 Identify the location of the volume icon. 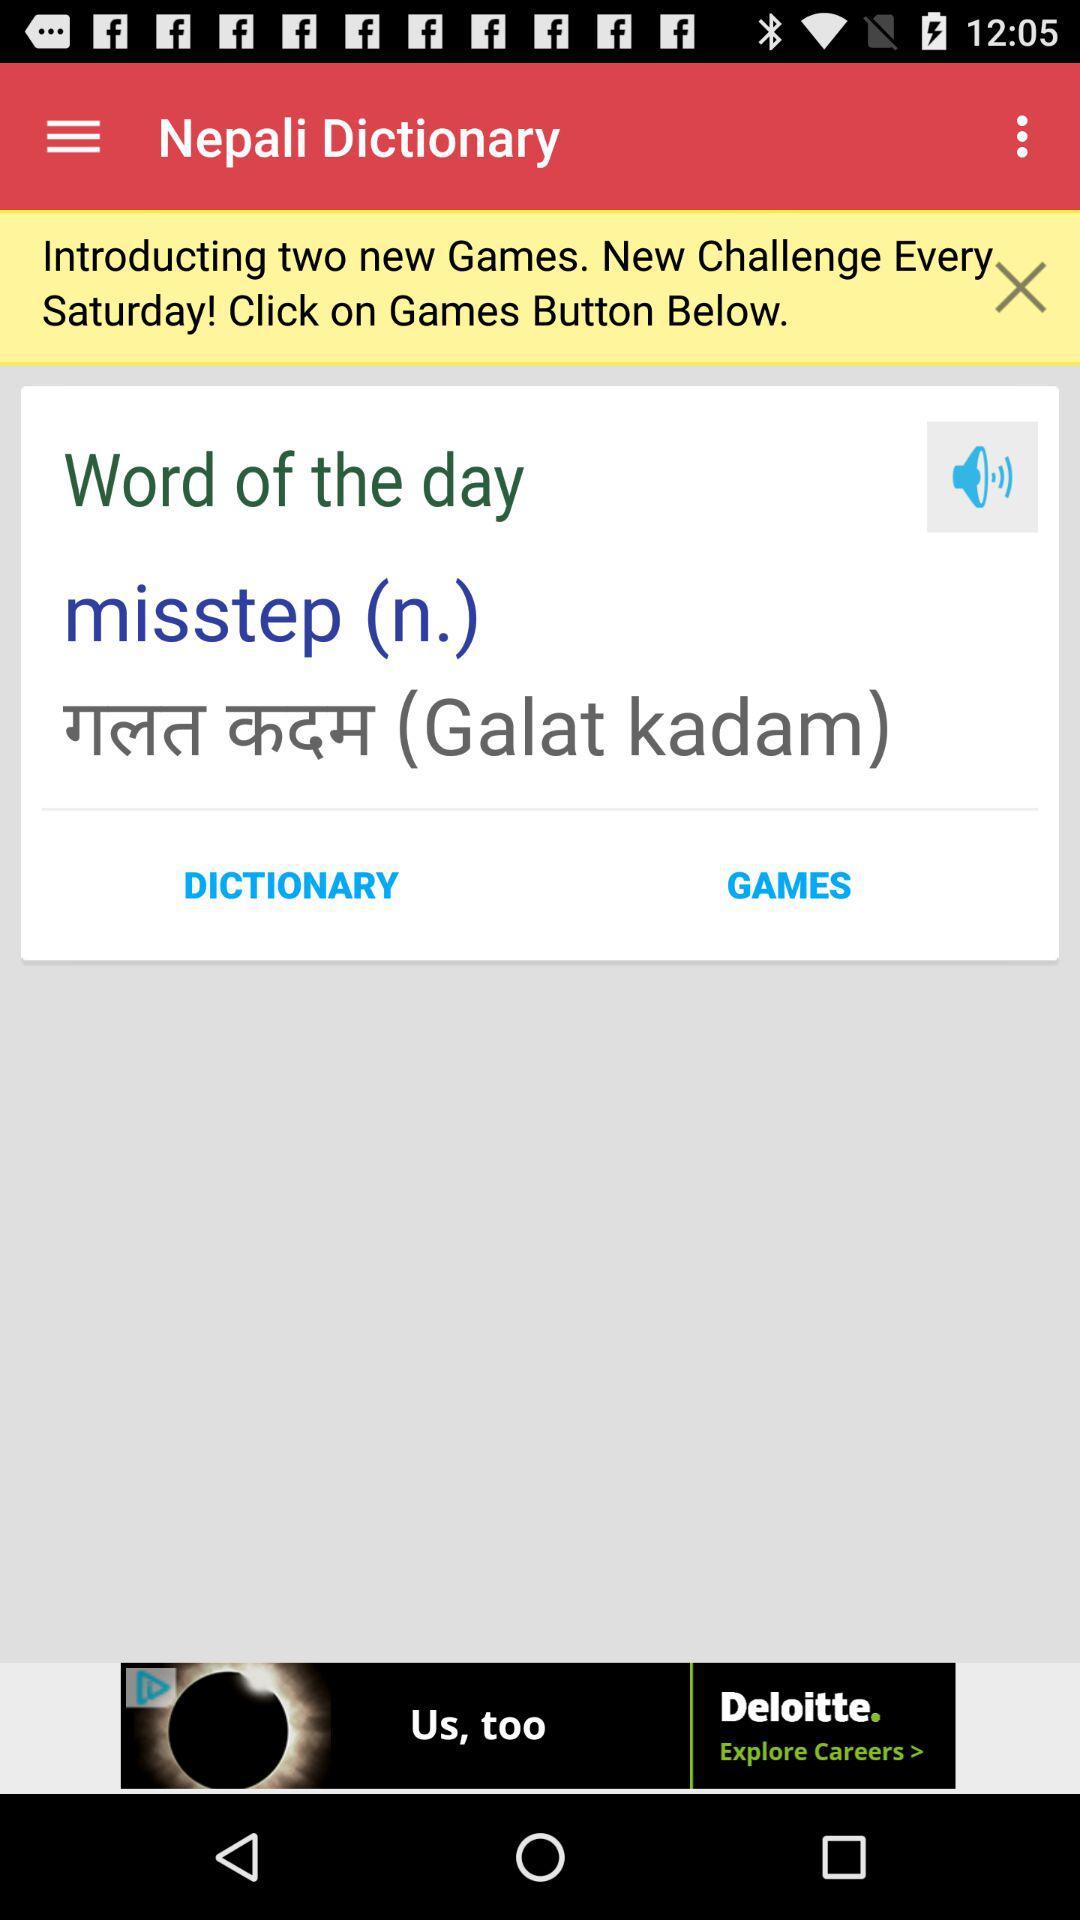
(981, 510).